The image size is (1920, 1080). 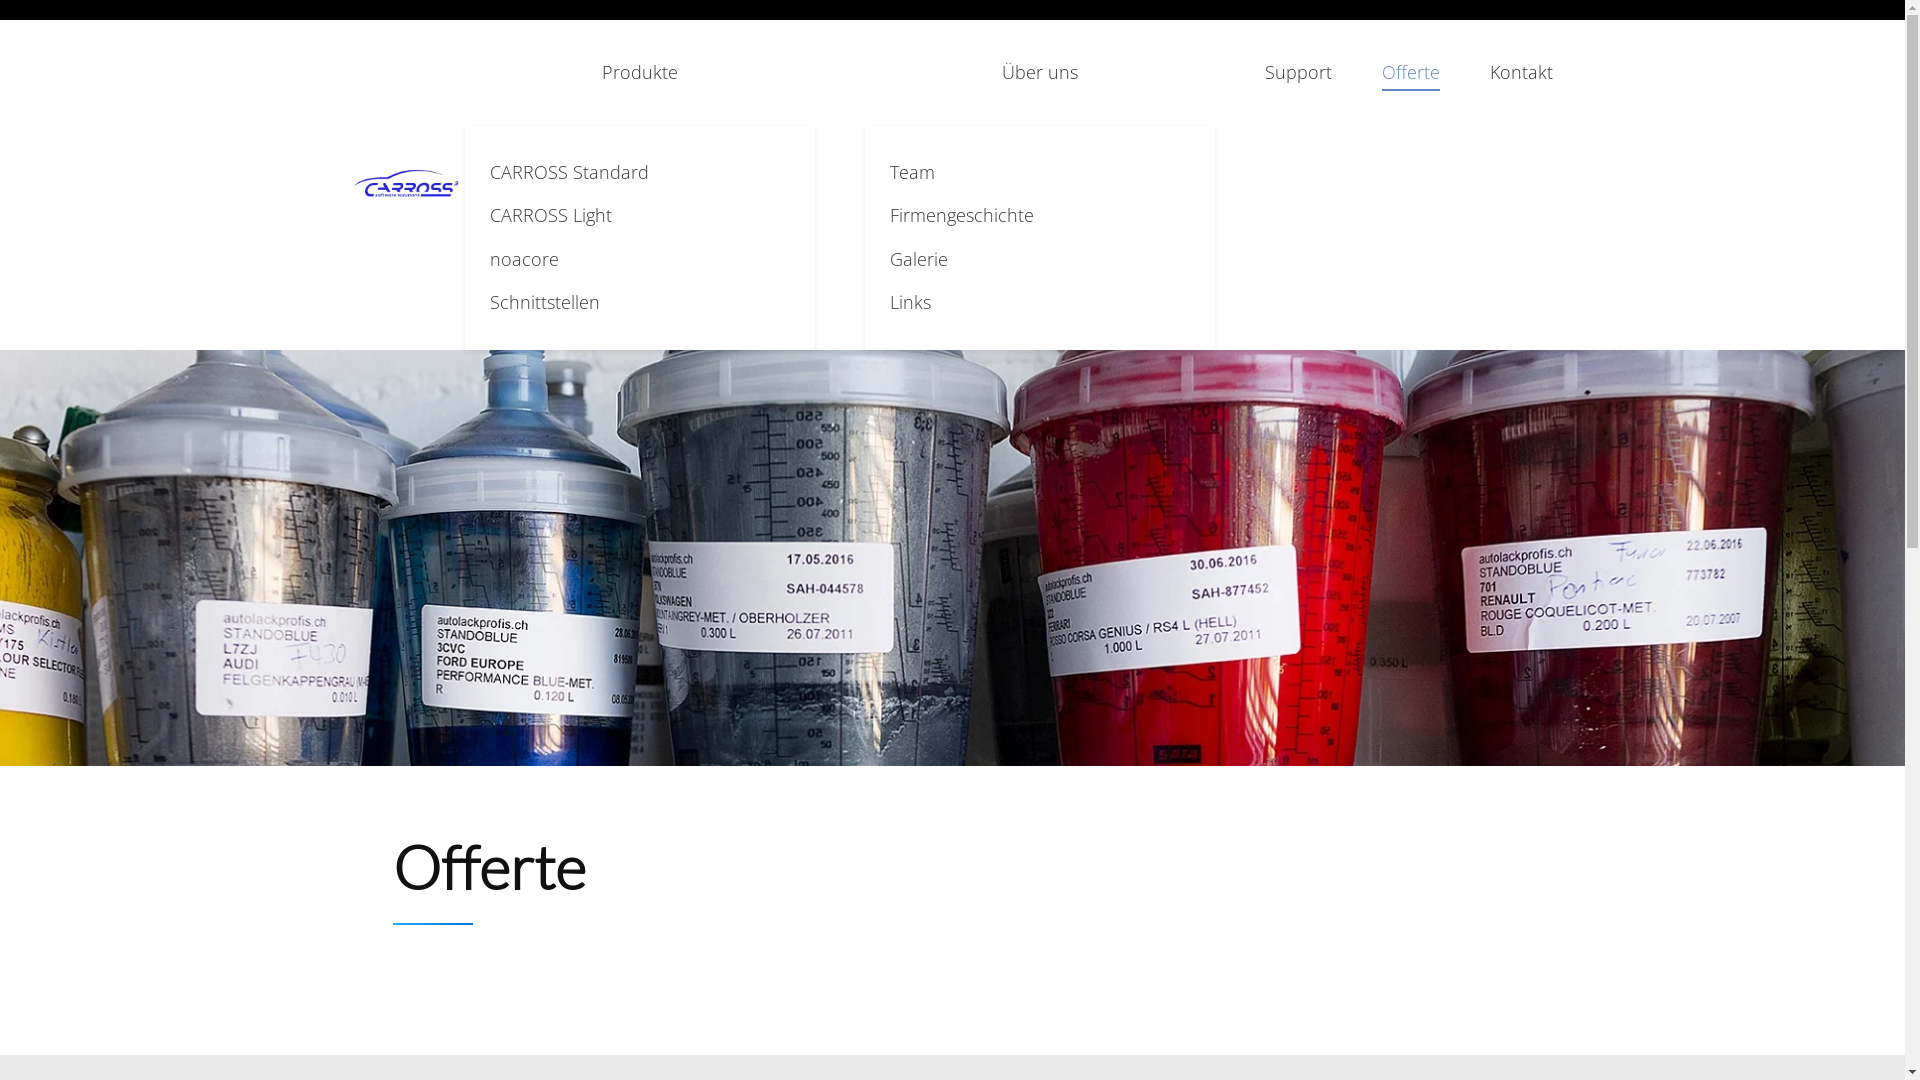 I want to click on 'Links', so click(x=1040, y=302).